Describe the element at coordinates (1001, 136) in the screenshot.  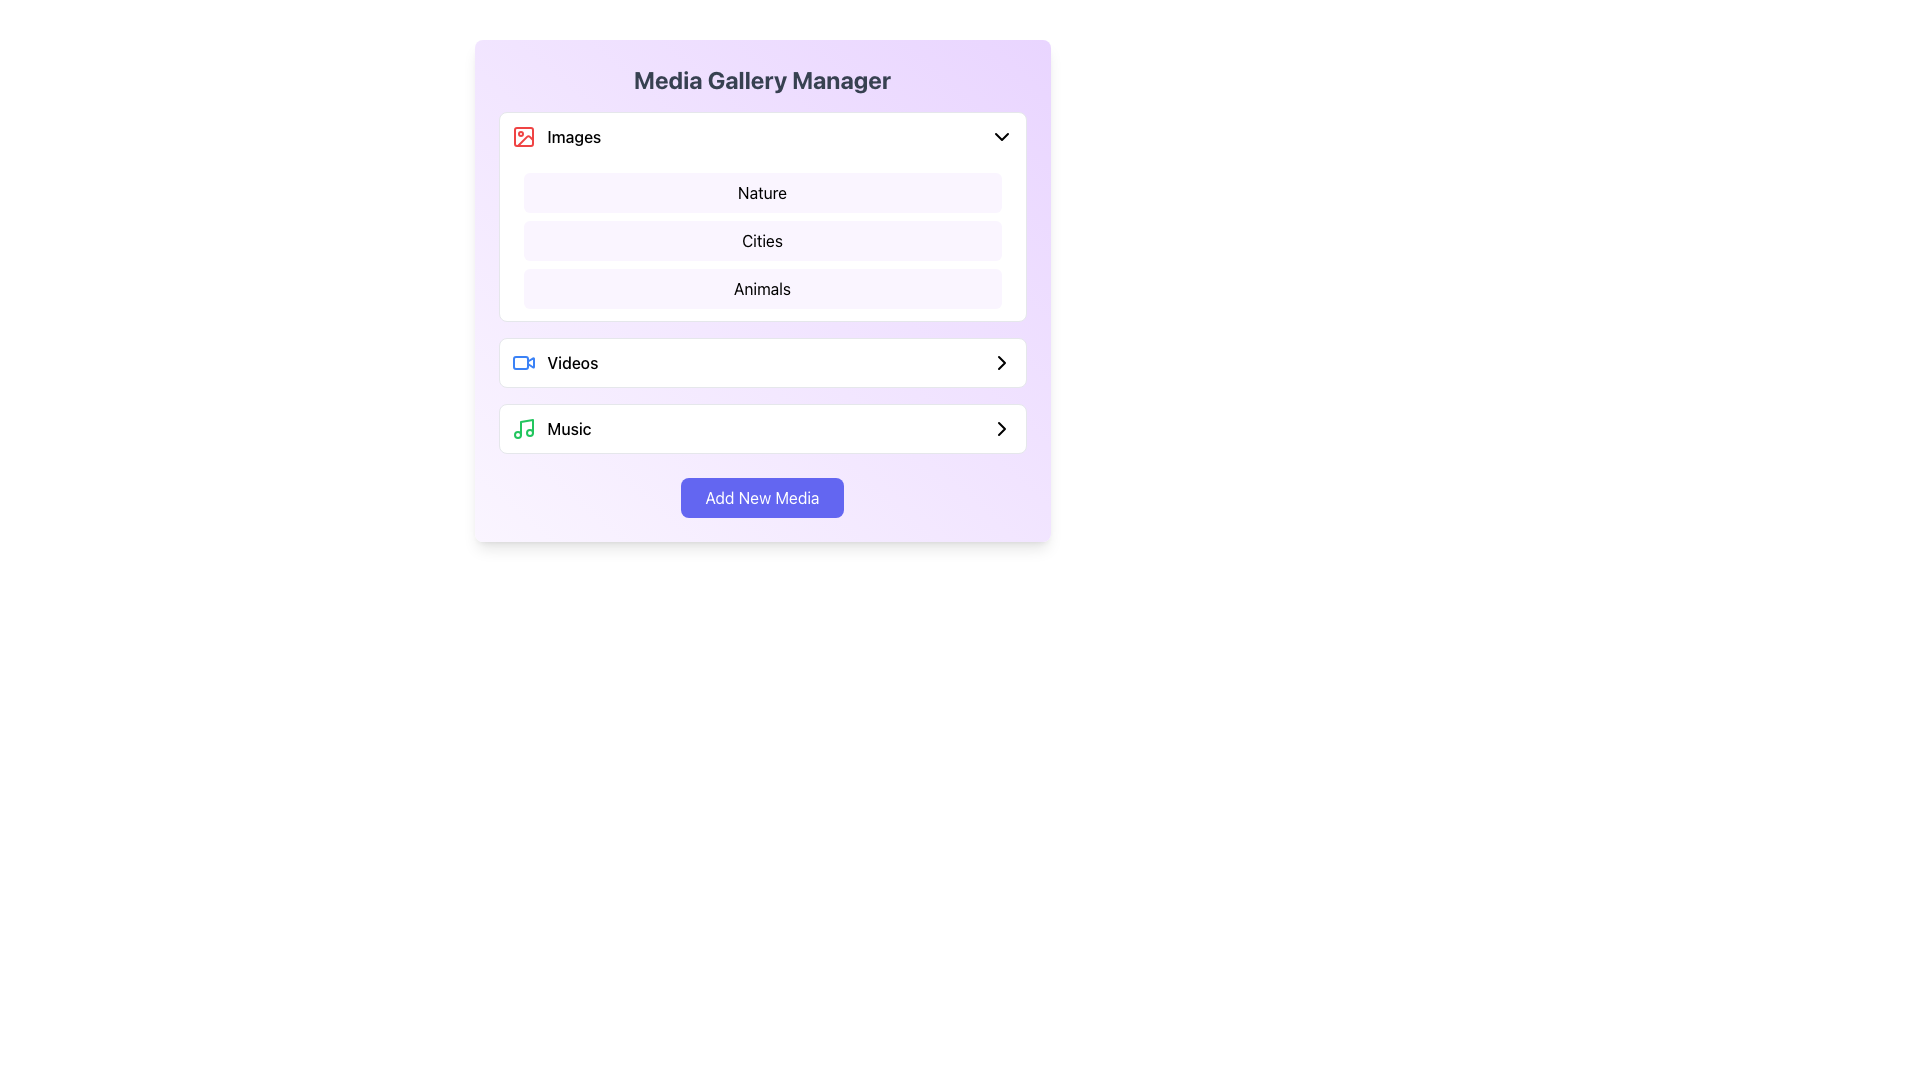
I see `the Dropdown Indicator Icon, which is an SVG downward chevron located on the right side of the 'Images' section header` at that location.